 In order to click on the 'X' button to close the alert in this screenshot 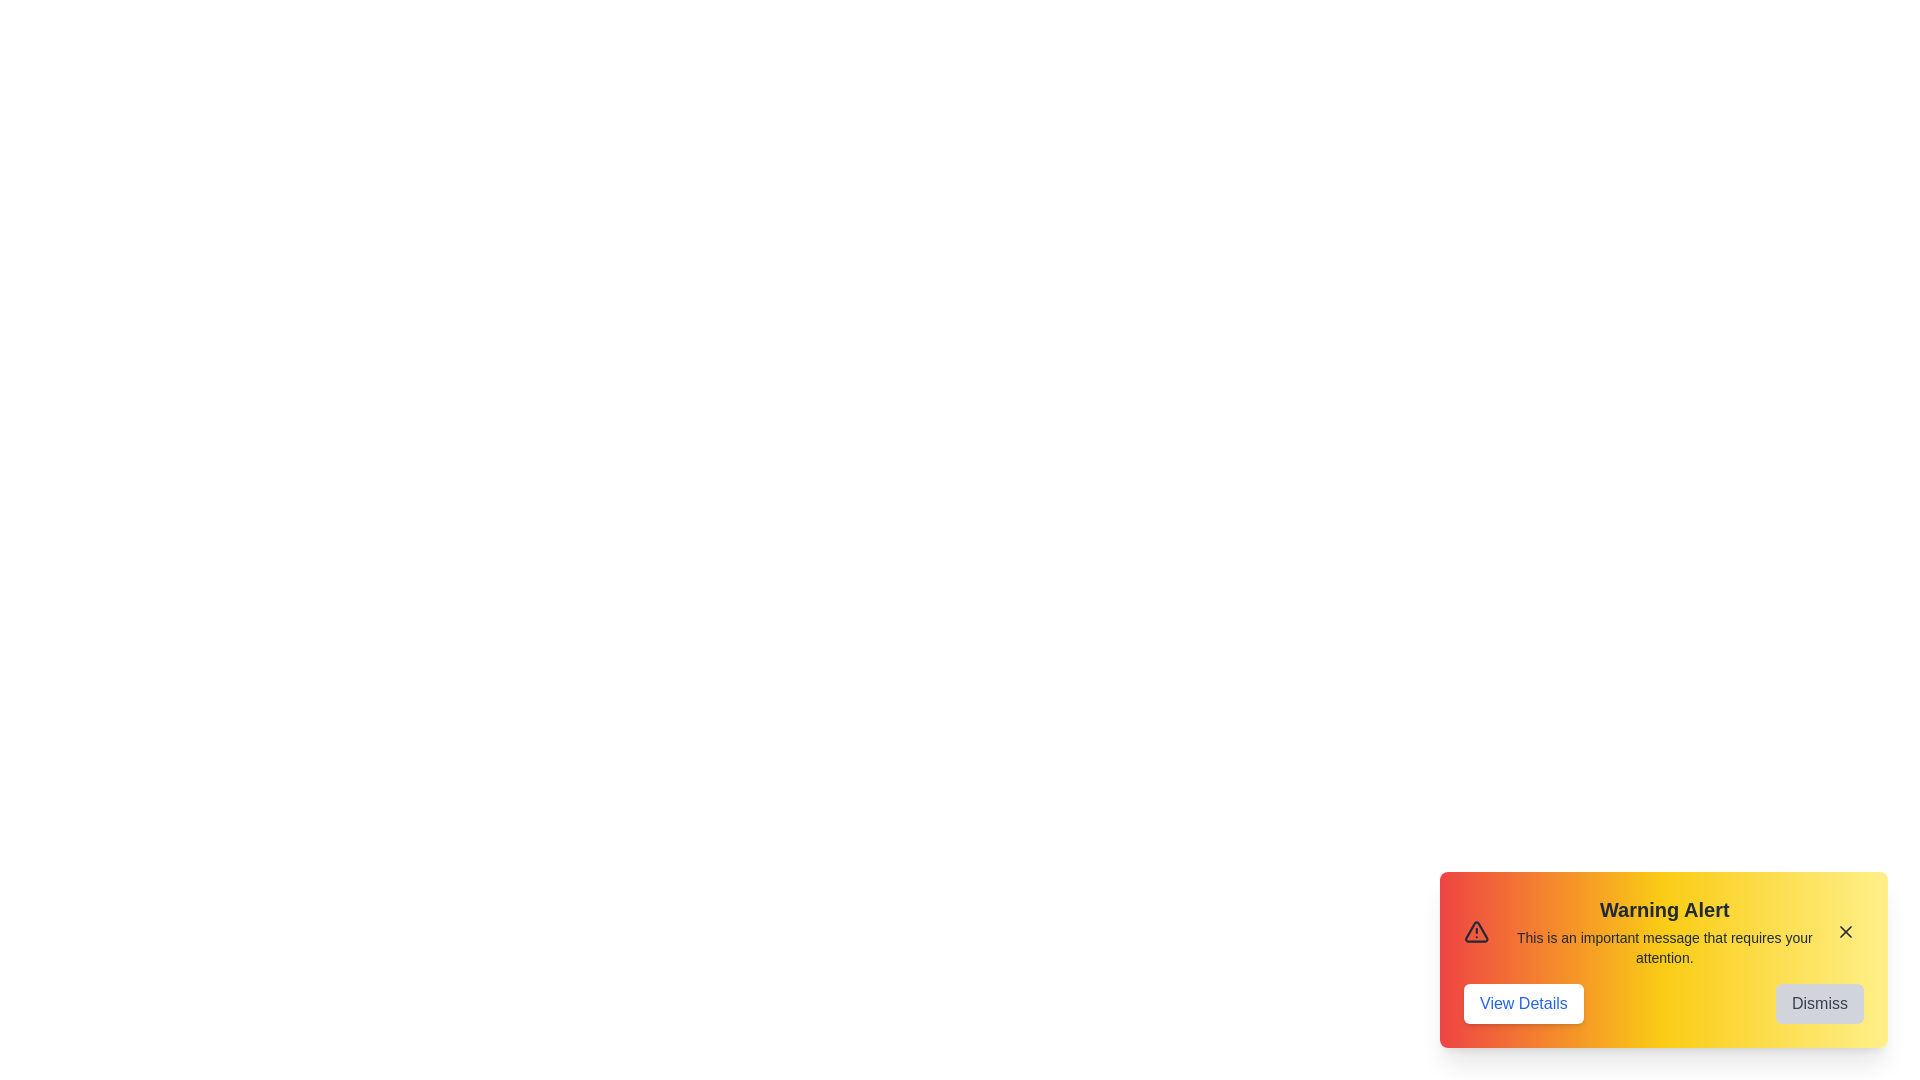, I will do `click(1845, 932)`.